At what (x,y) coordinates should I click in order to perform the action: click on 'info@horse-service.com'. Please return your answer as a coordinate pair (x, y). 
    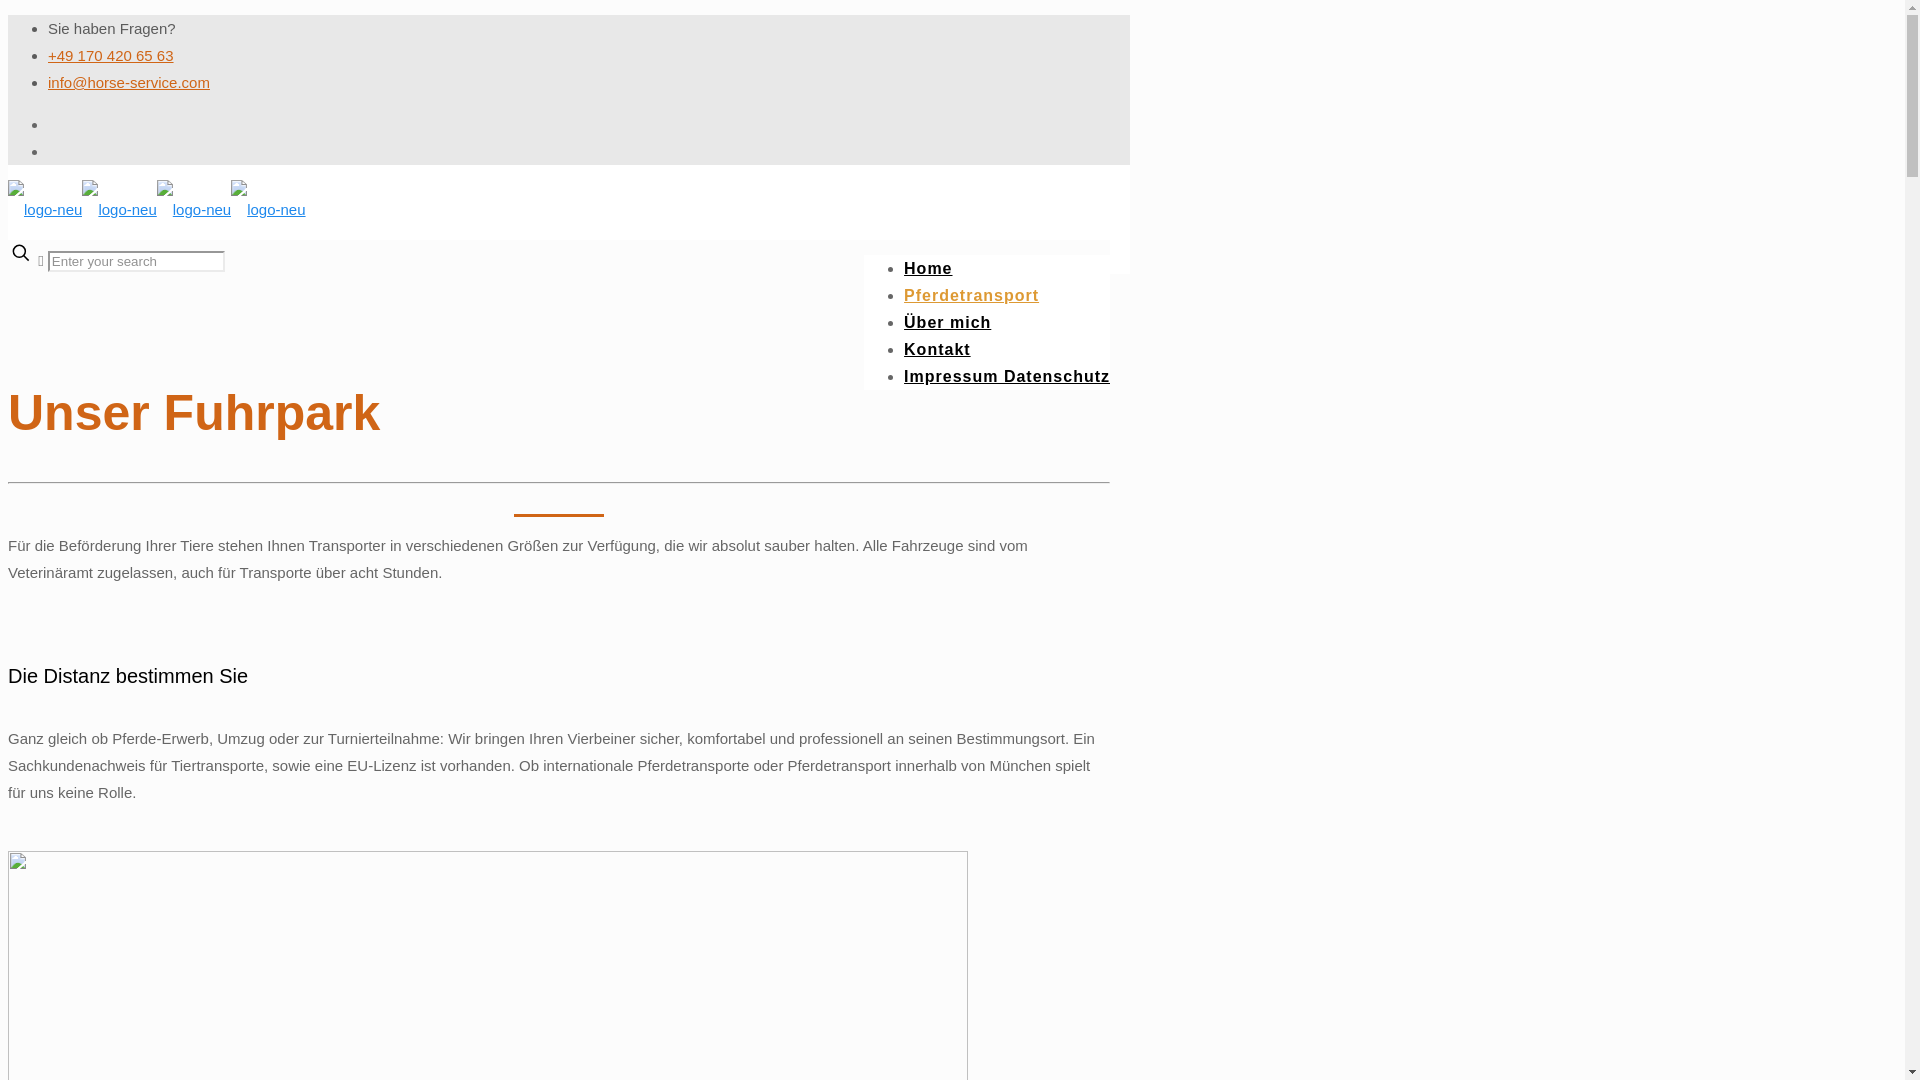
    Looking at the image, I should click on (48, 81).